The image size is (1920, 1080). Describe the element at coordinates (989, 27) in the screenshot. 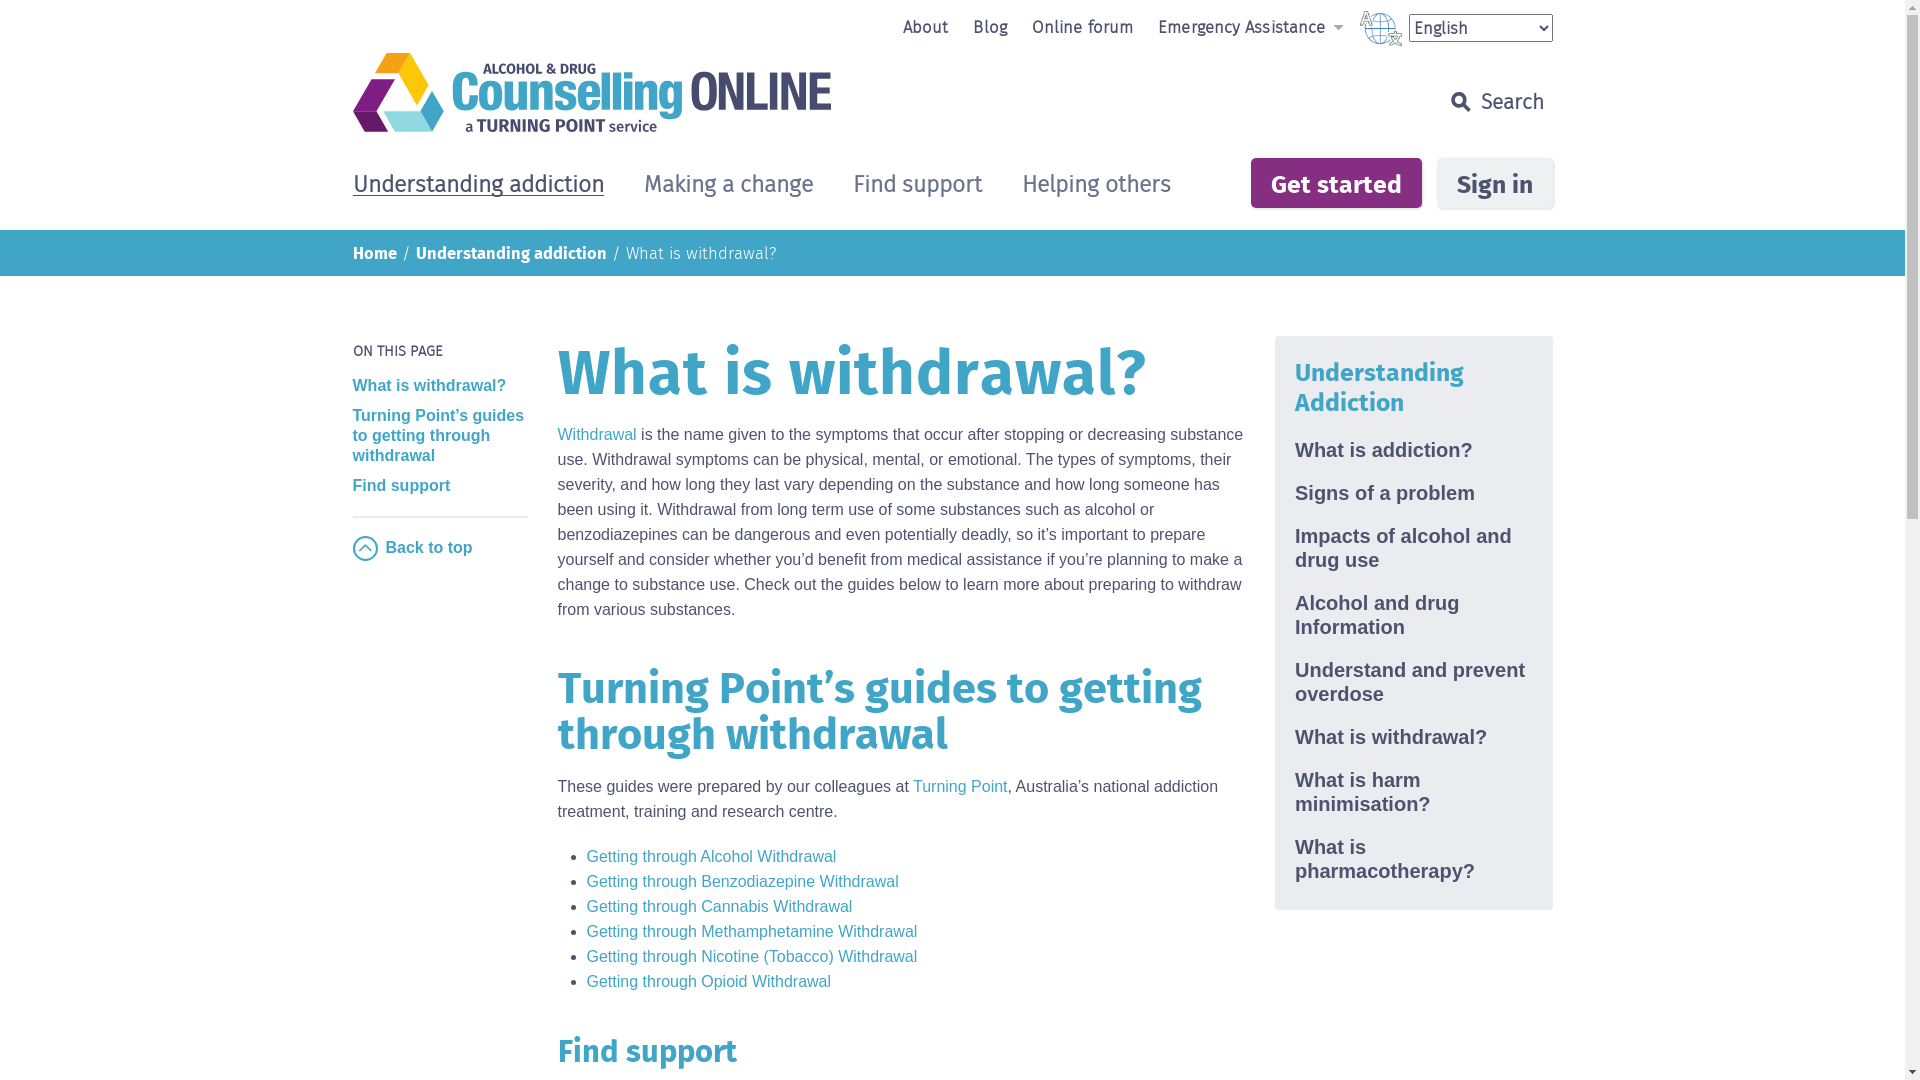

I see `'Blog'` at that location.